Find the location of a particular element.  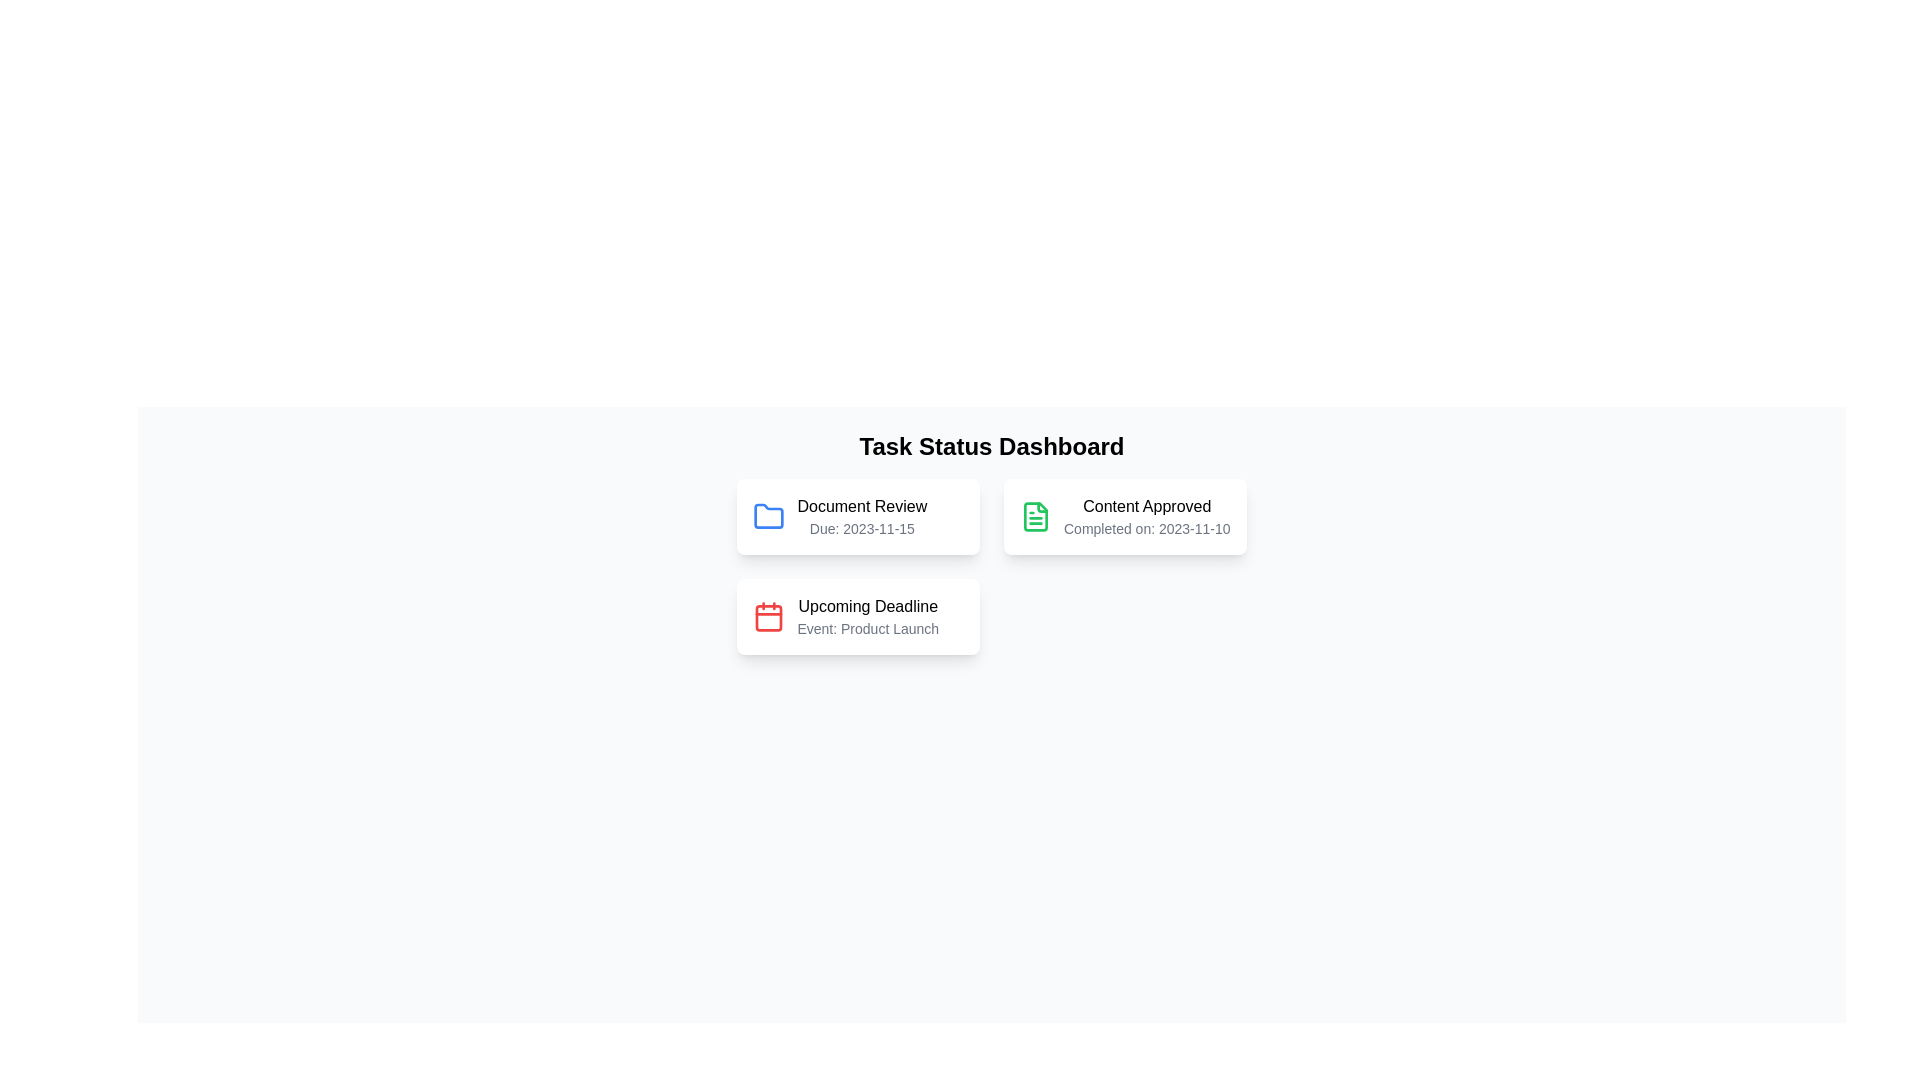

the 'Upcoming Deadline' text element styled in medium weight, which is located in the upper text block of the lower-left card in a three-card layout, positioned above the text 'Event: Product Launch' is located at coordinates (868, 605).